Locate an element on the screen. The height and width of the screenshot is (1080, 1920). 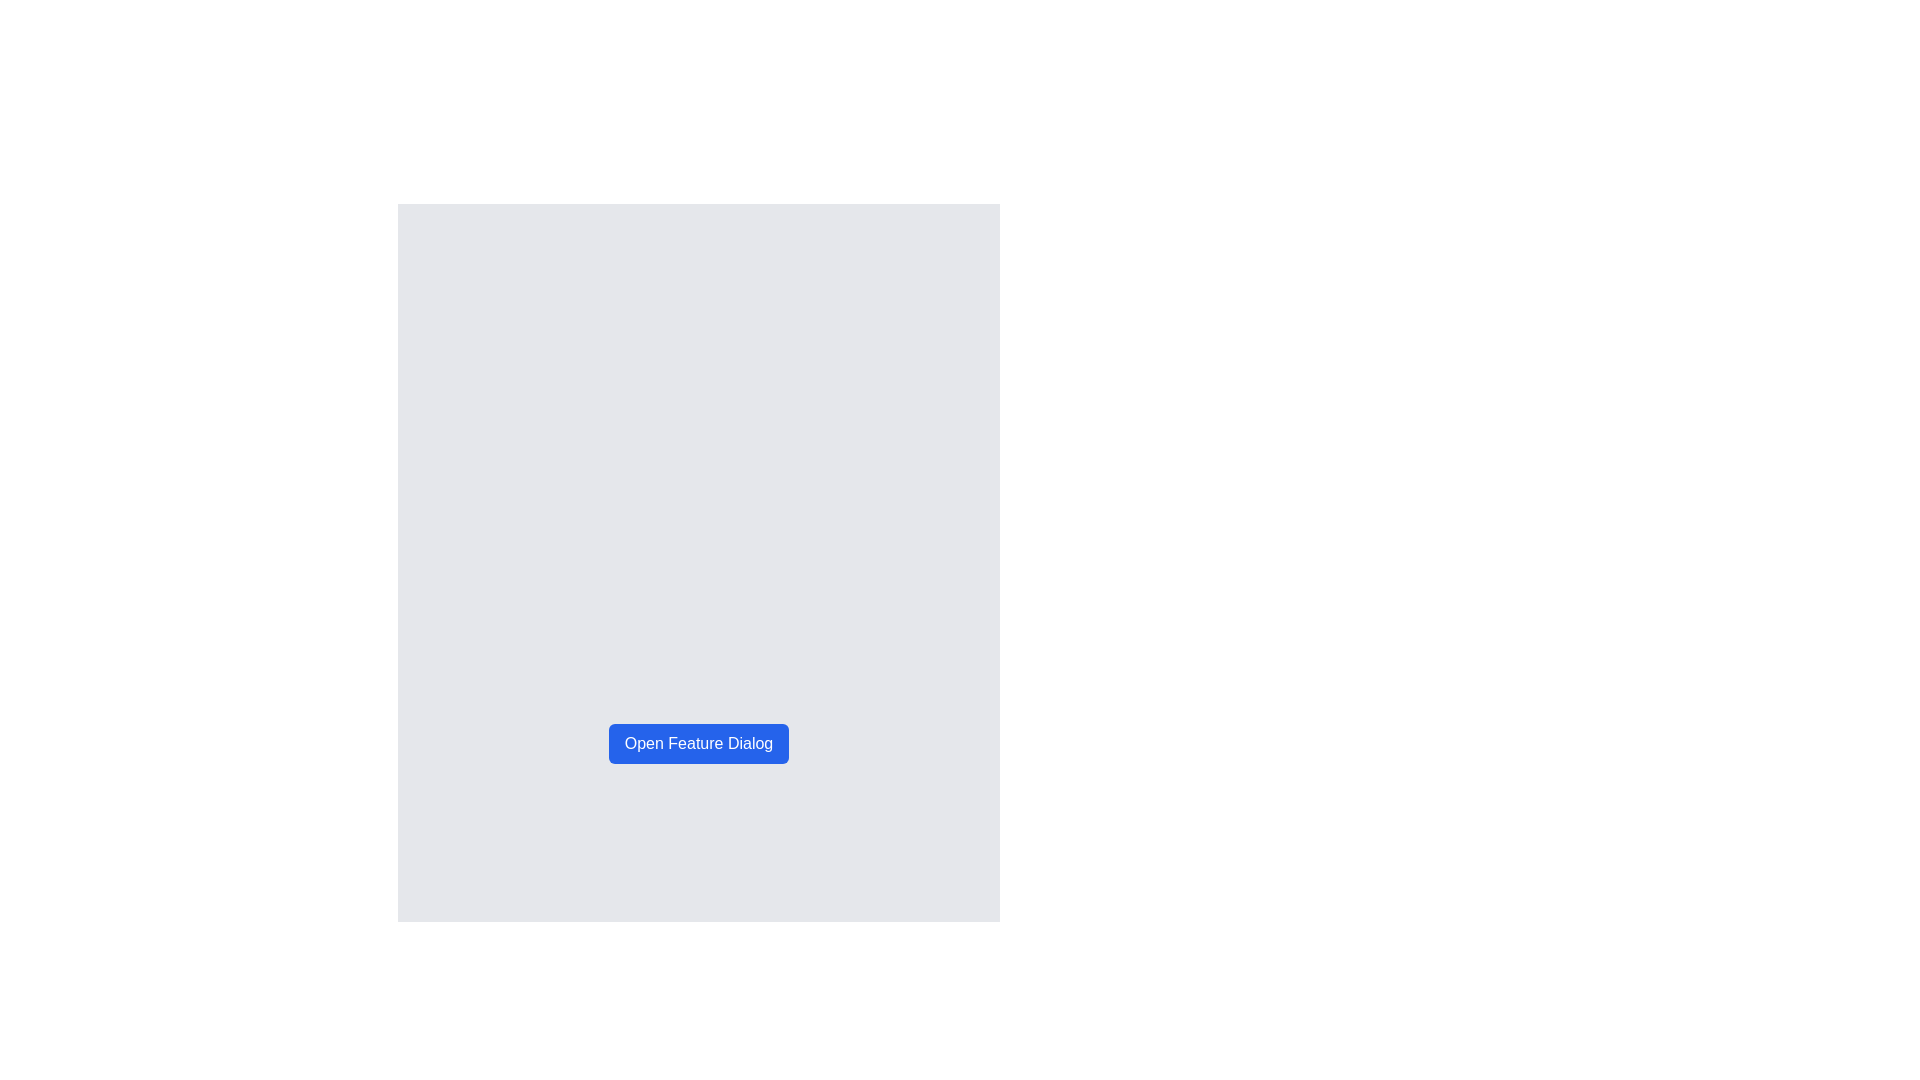
the rectangular blue button labeled 'Open Feature Dialog' to change its appearance is located at coordinates (699, 744).